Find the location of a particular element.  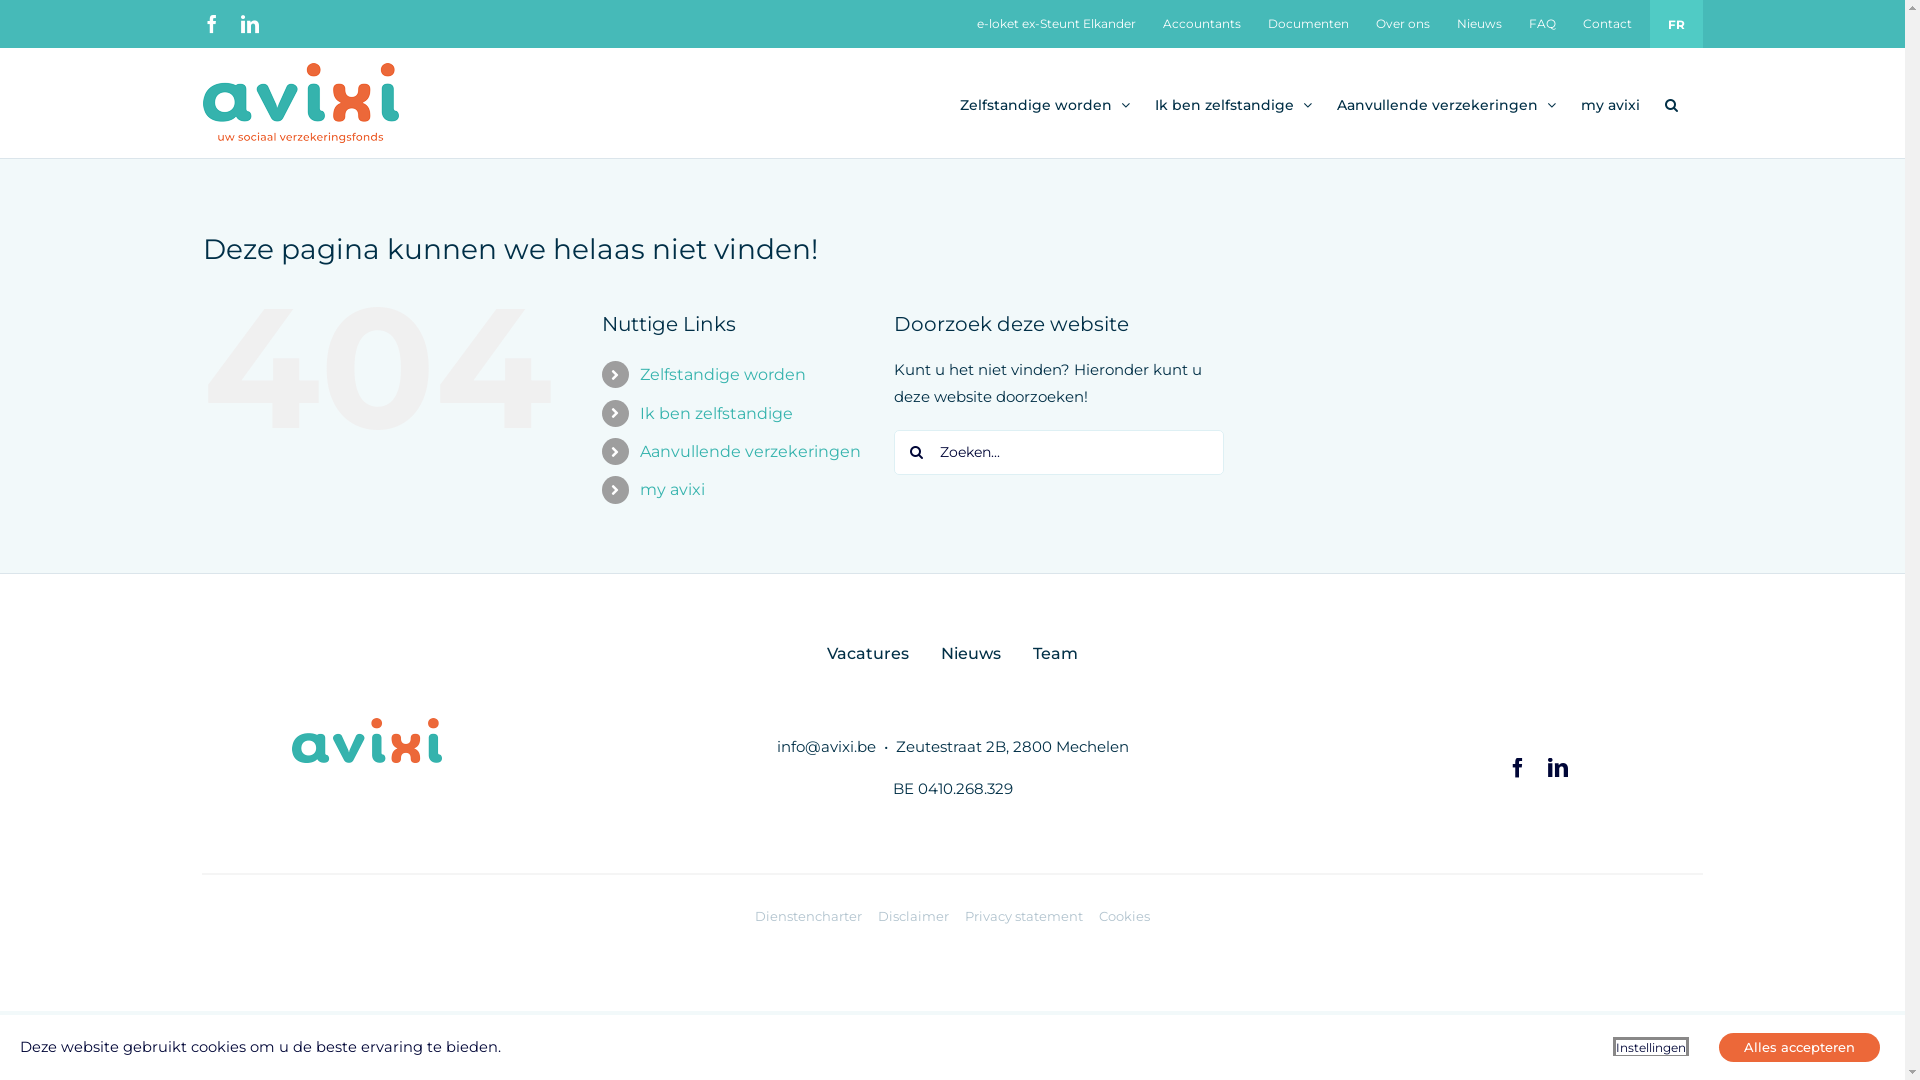

'my avixi' is located at coordinates (1578, 103).